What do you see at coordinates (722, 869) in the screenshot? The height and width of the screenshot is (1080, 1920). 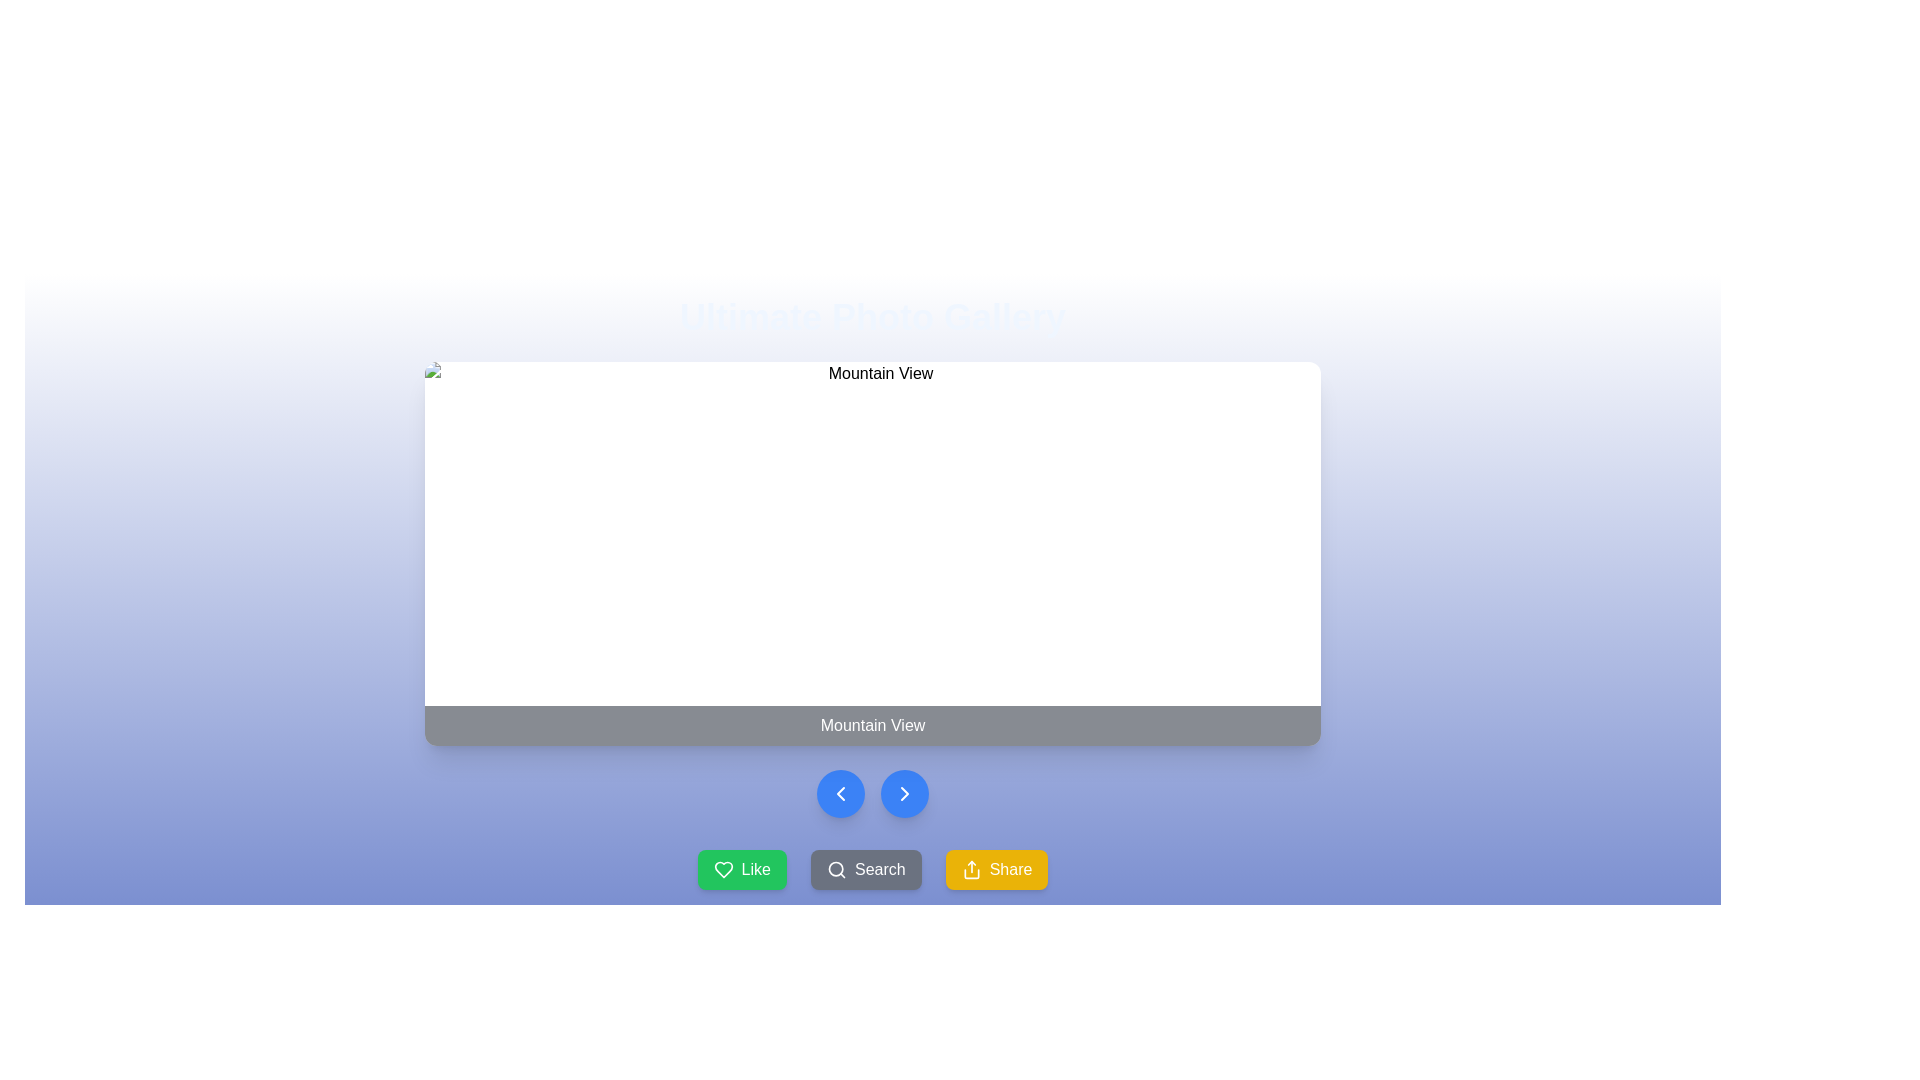 I see `the heart-shaped icon within the green 'Like' button, which is positioned on the left side of a row of buttons at the bottom of the interface` at bounding box center [722, 869].